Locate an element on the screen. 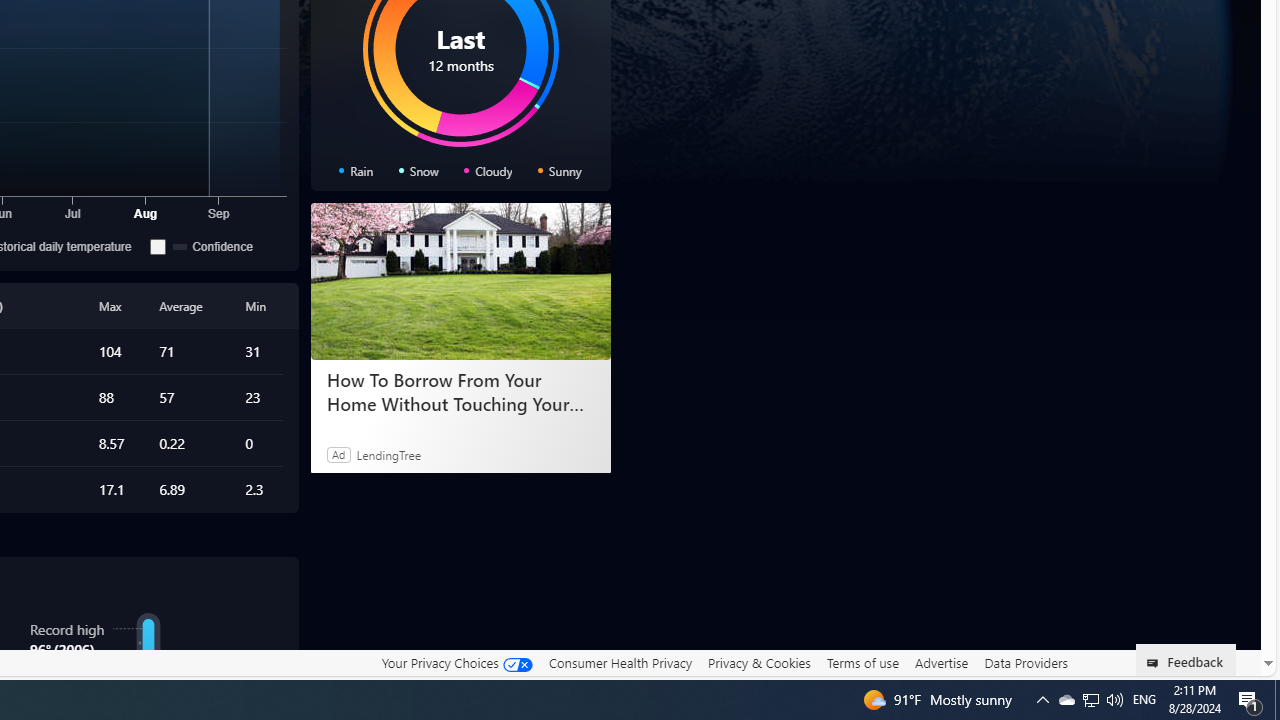 The width and height of the screenshot is (1280, 720). 'Ad' is located at coordinates (338, 454).